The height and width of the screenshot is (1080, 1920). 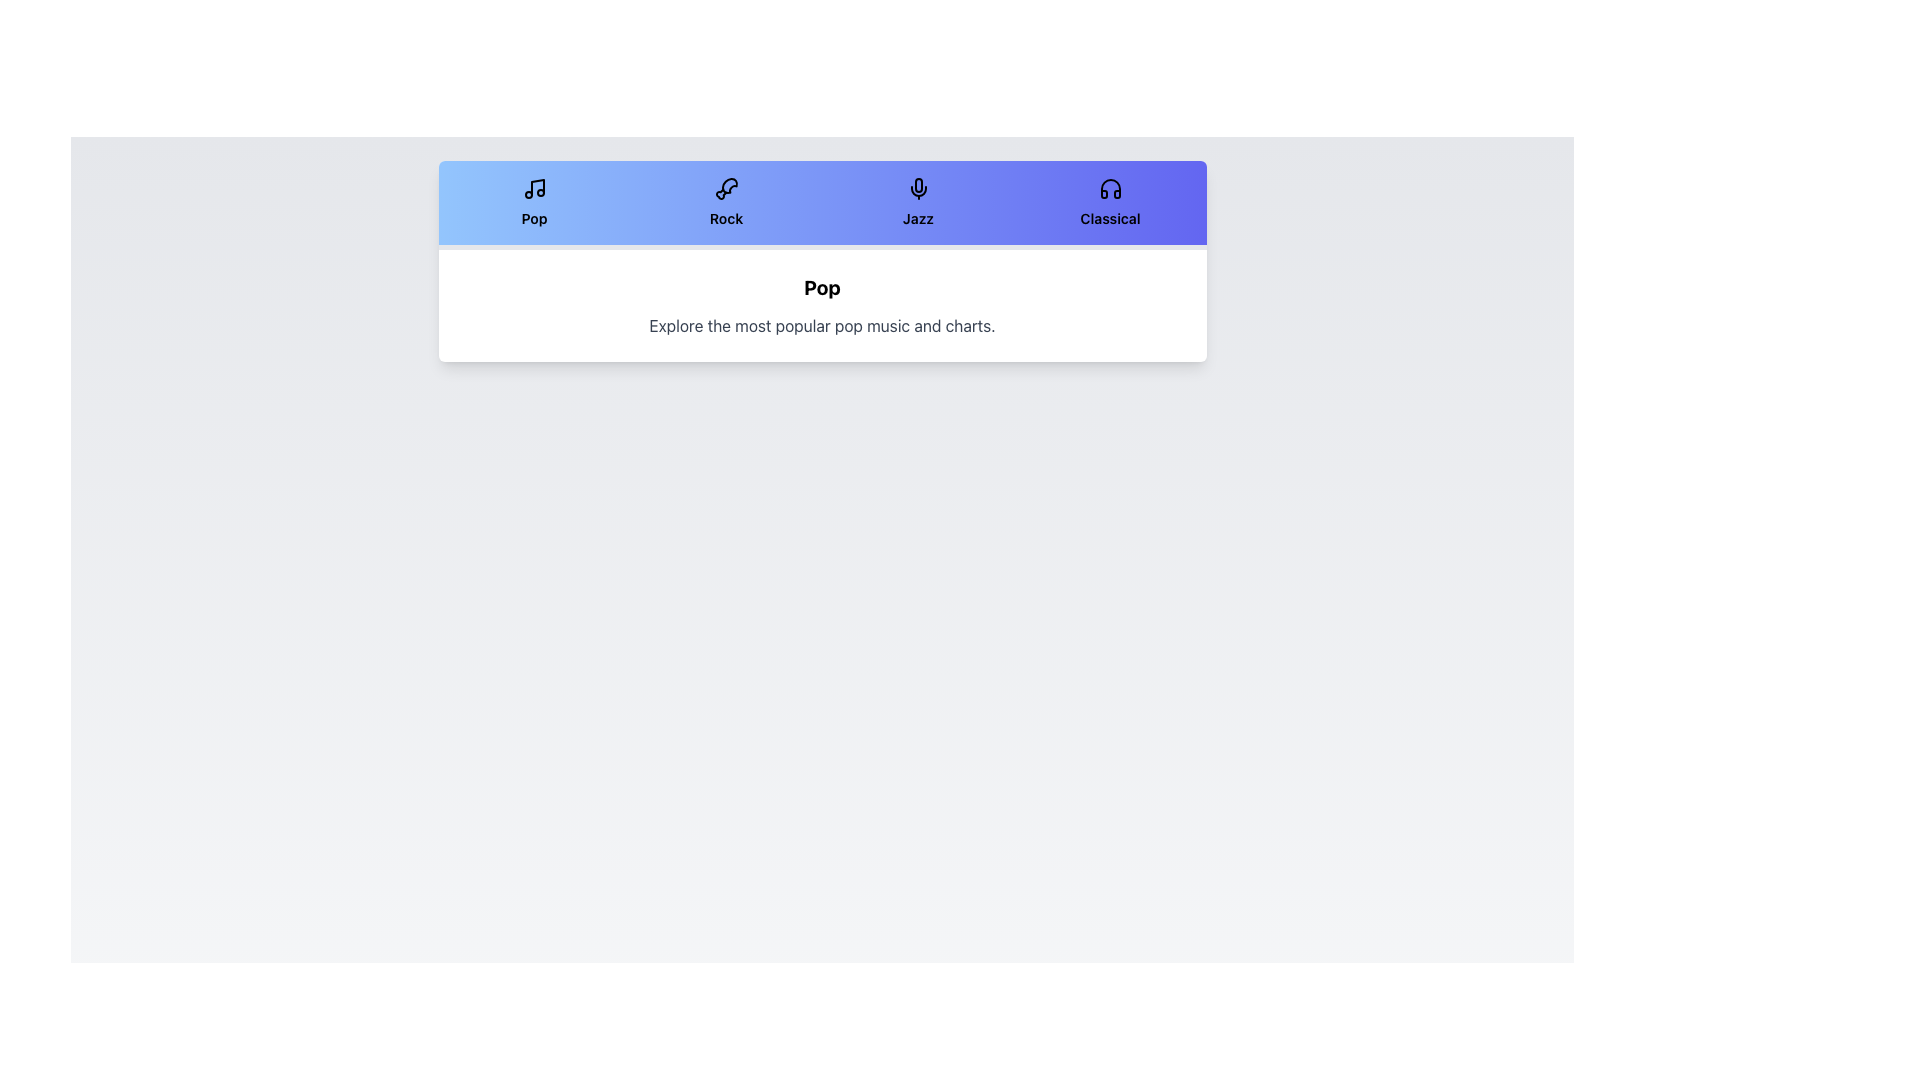 What do you see at coordinates (725, 203) in the screenshot?
I see `the 'Rock' Navigation Tab which features a drumstick icon and bold 'Rock' label, positioned centrally in the navigation row between 'Pop' and 'Jazz'` at bounding box center [725, 203].